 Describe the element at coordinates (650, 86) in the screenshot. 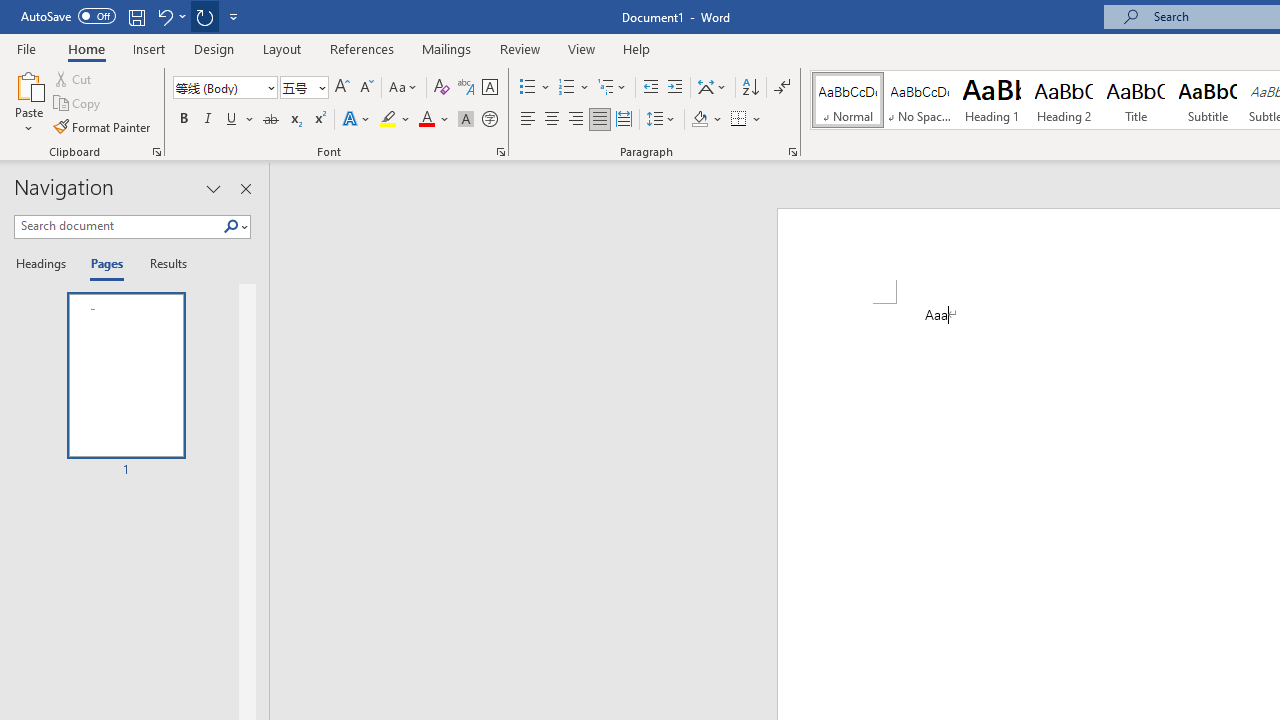

I see `'Decrease Indent'` at that location.